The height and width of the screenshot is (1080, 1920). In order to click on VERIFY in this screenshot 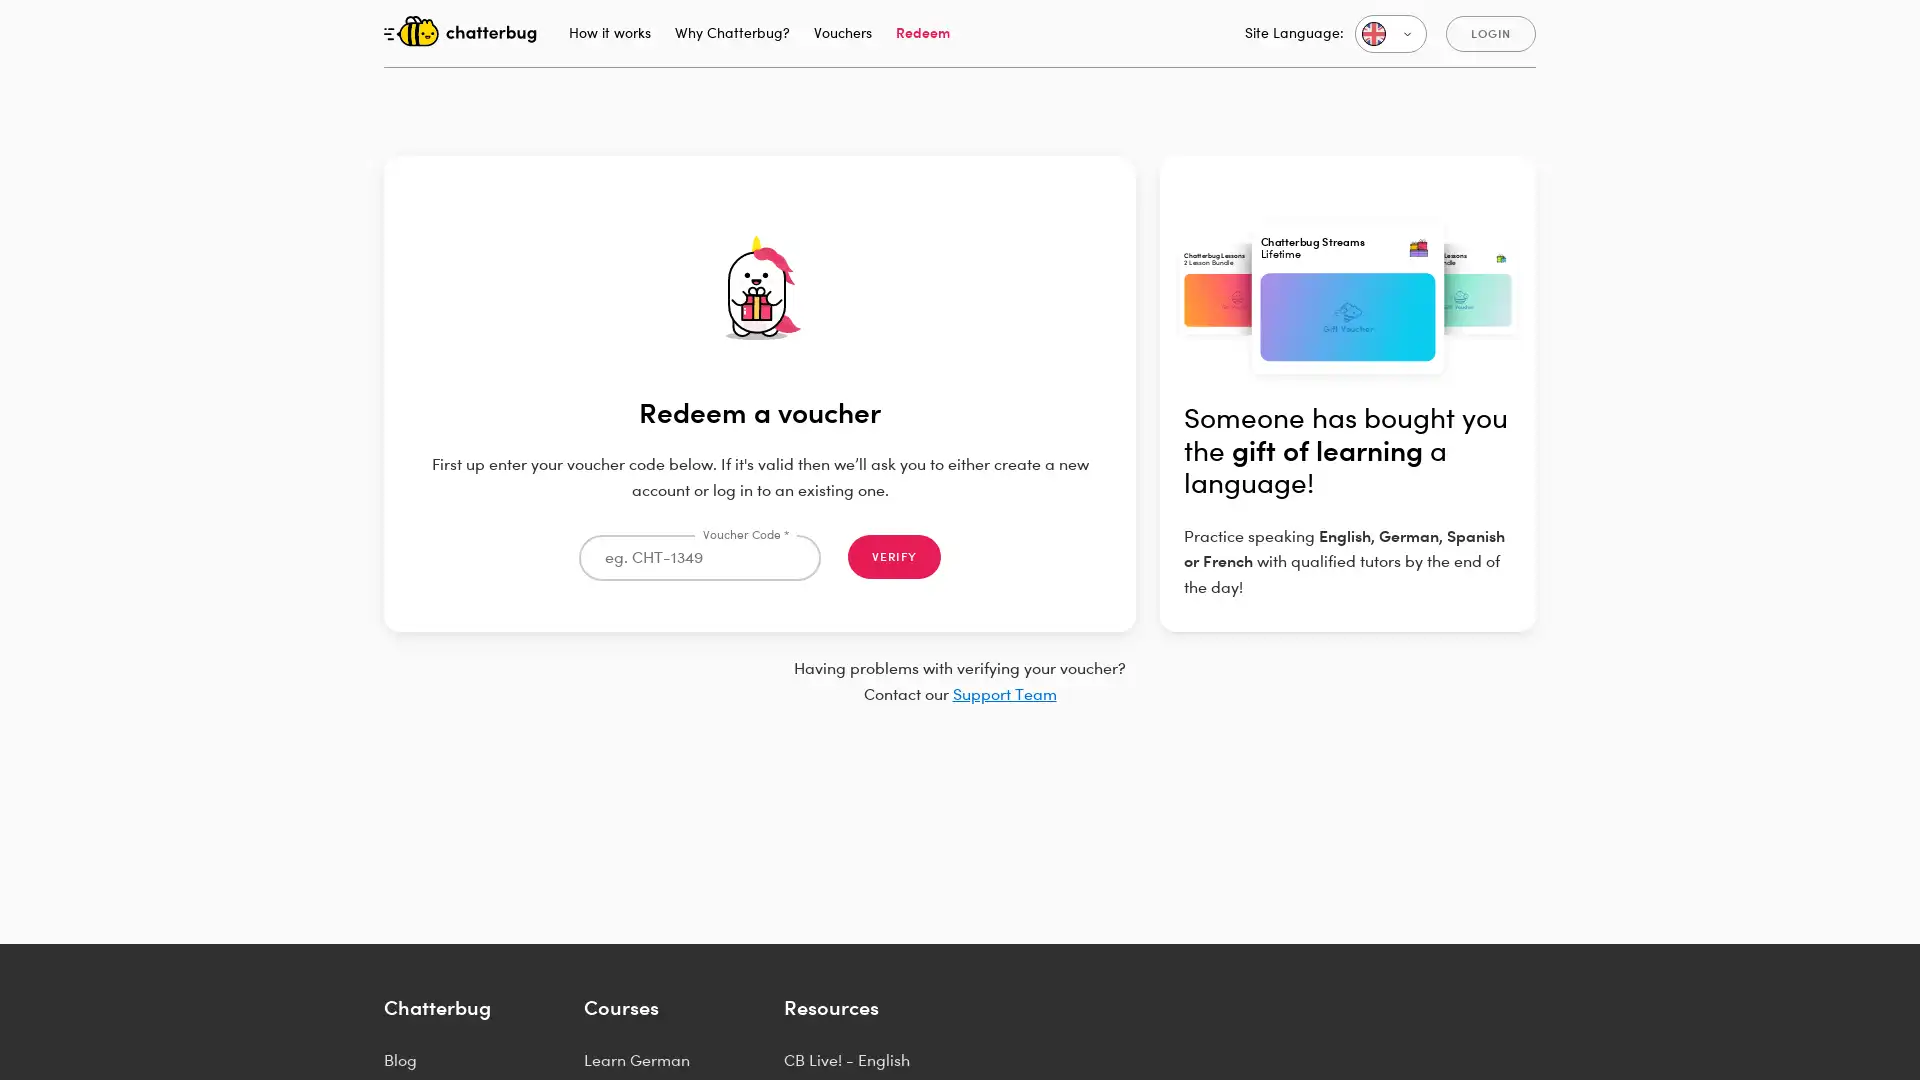, I will do `click(892, 556)`.